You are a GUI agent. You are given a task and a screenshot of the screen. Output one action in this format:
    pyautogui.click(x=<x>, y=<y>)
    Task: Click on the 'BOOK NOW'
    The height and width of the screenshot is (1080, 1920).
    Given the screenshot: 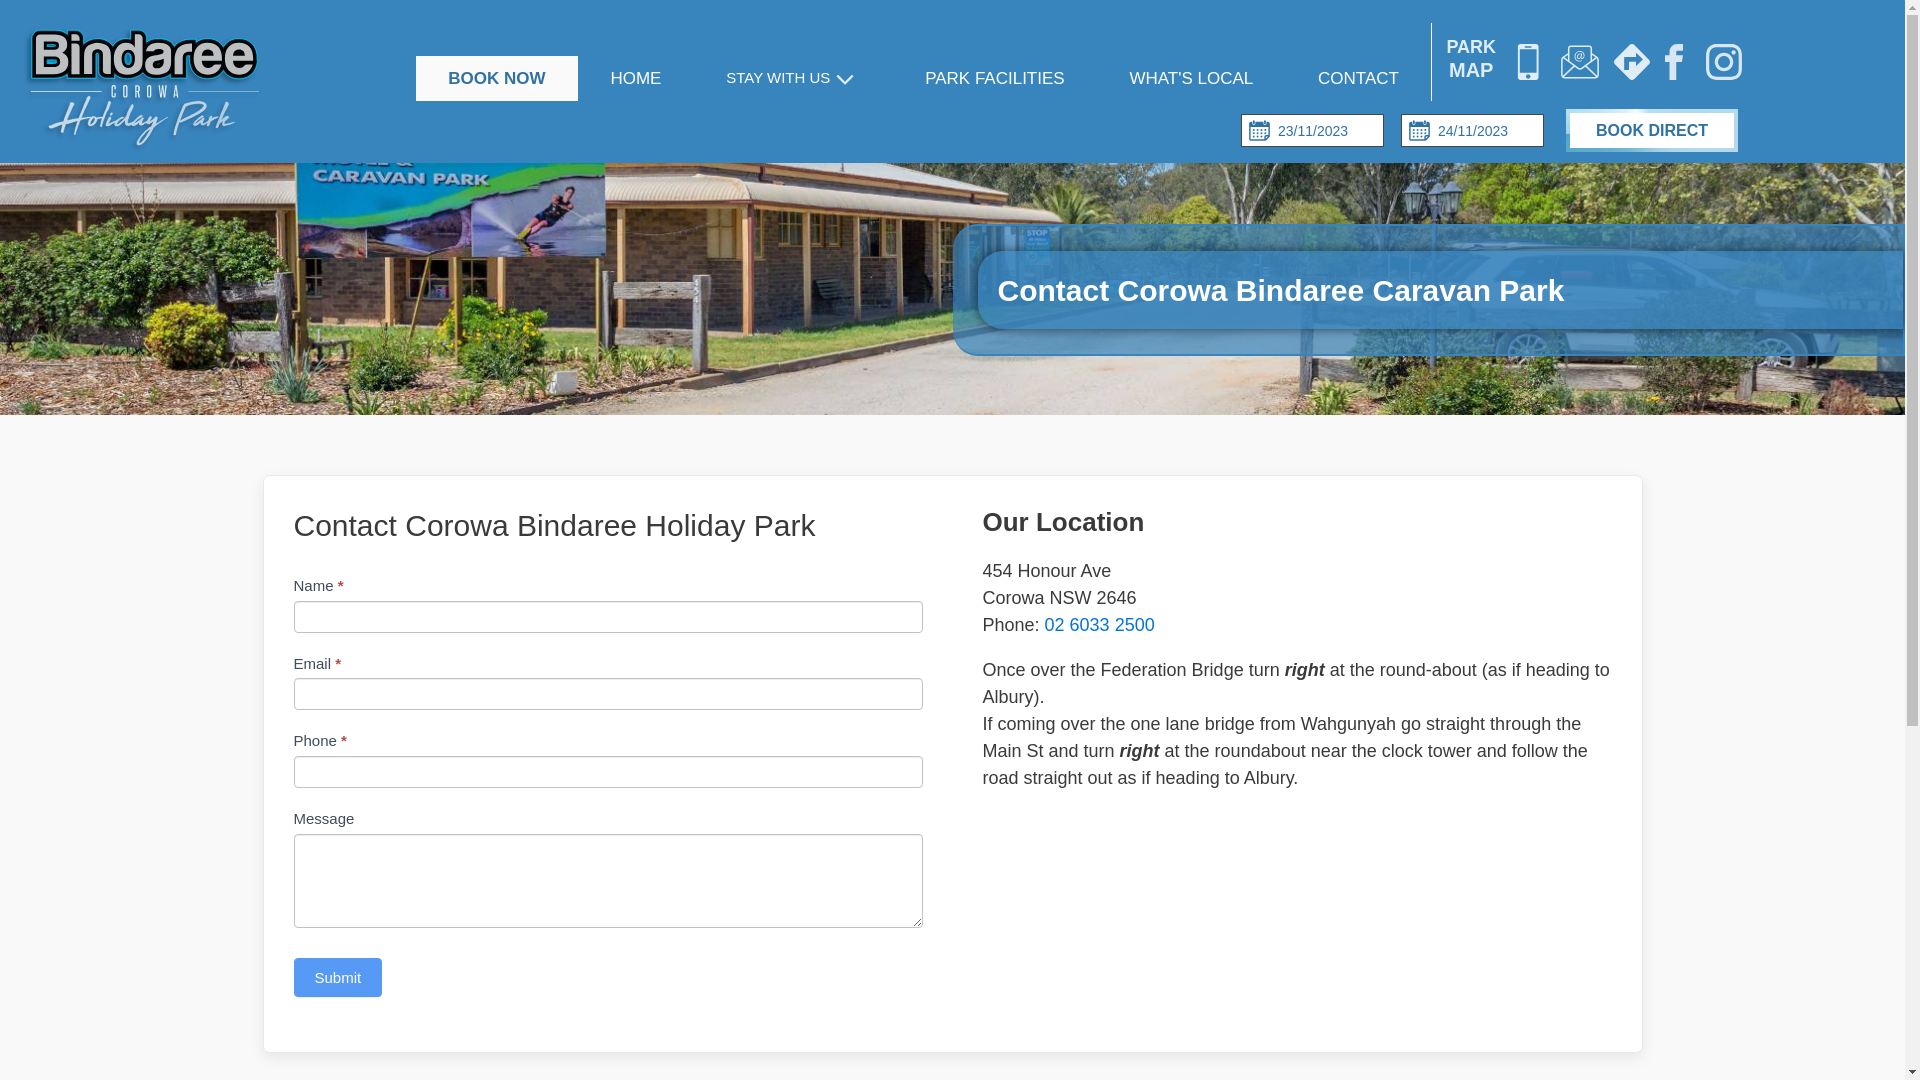 What is the action you would take?
    pyautogui.click(x=497, y=77)
    